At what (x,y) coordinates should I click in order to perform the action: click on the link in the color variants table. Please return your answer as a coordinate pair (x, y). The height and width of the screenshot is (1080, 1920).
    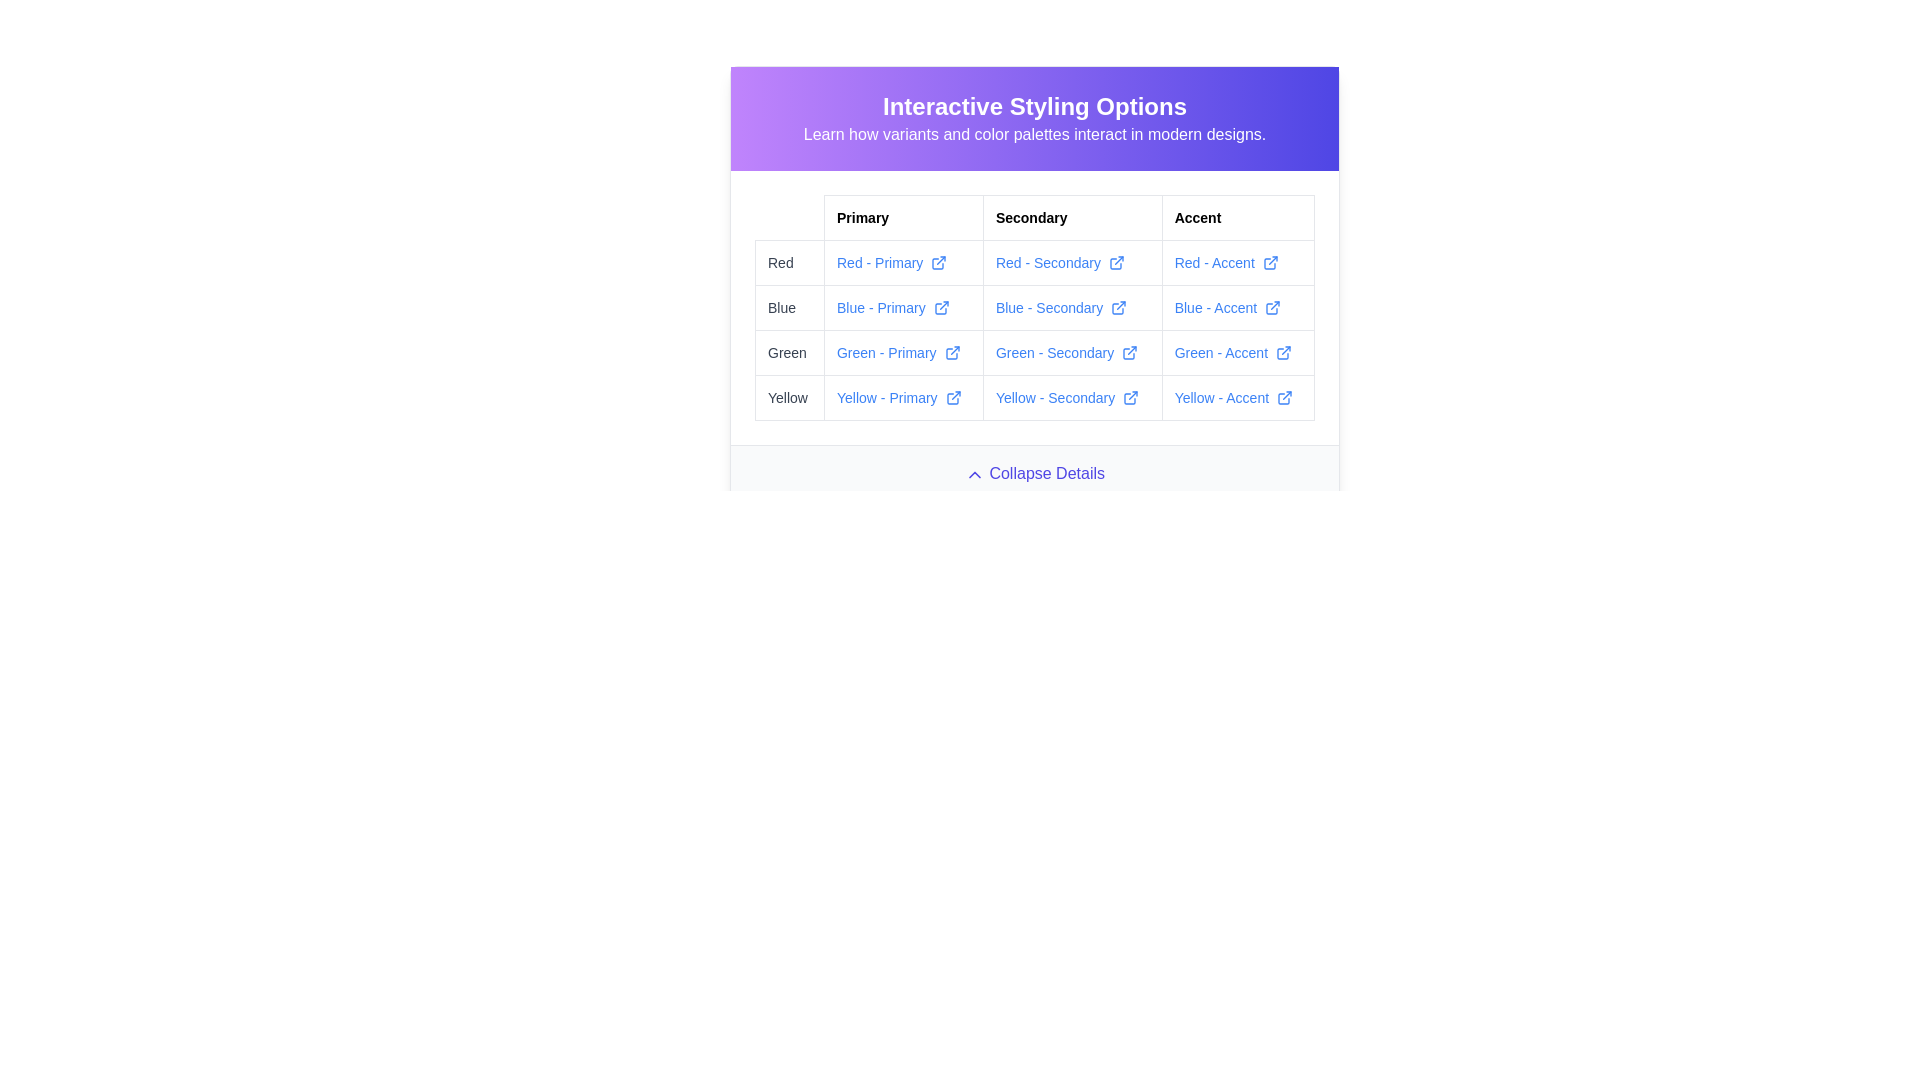
    Looking at the image, I should click on (1035, 308).